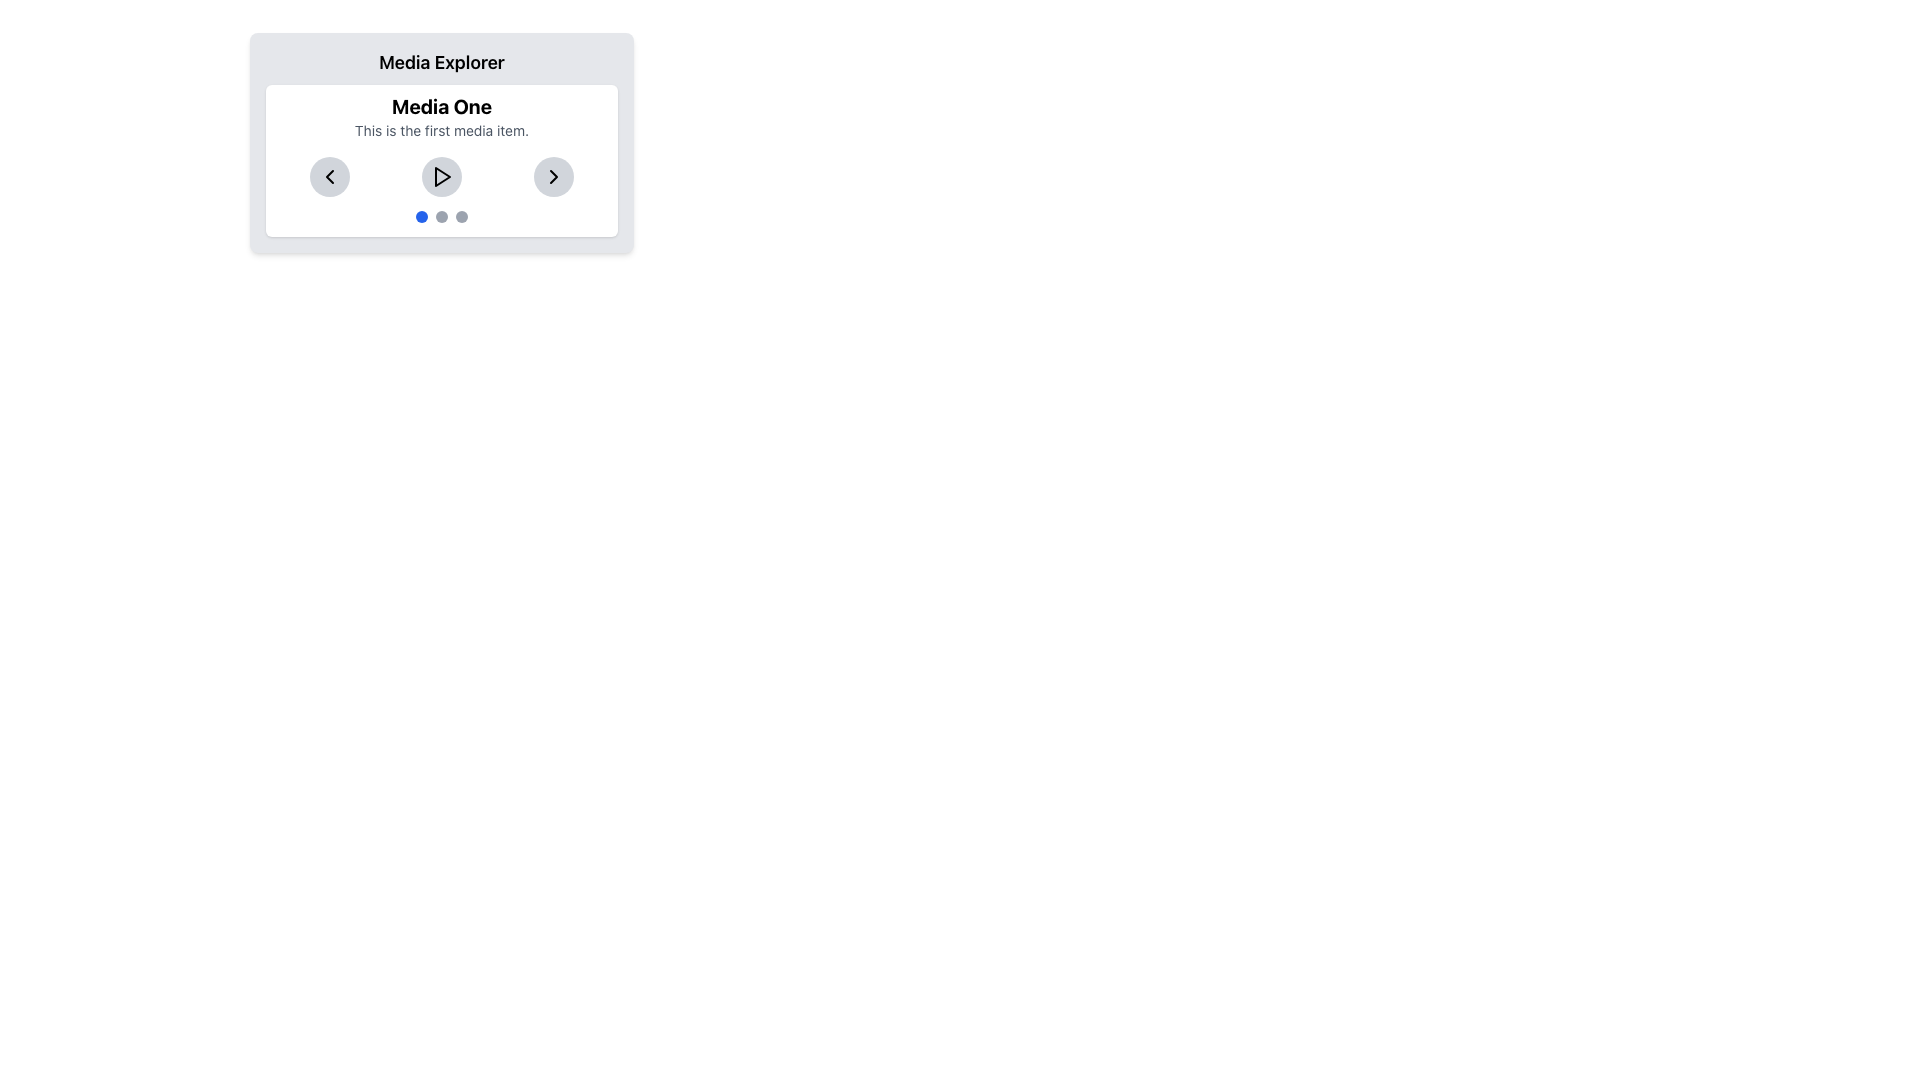 The height and width of the screenshot is (1080, 1920). Describe the element at coordinates (440, 216) in the screenshot. I see `the second round button in the Media Explorer interface` at that location.